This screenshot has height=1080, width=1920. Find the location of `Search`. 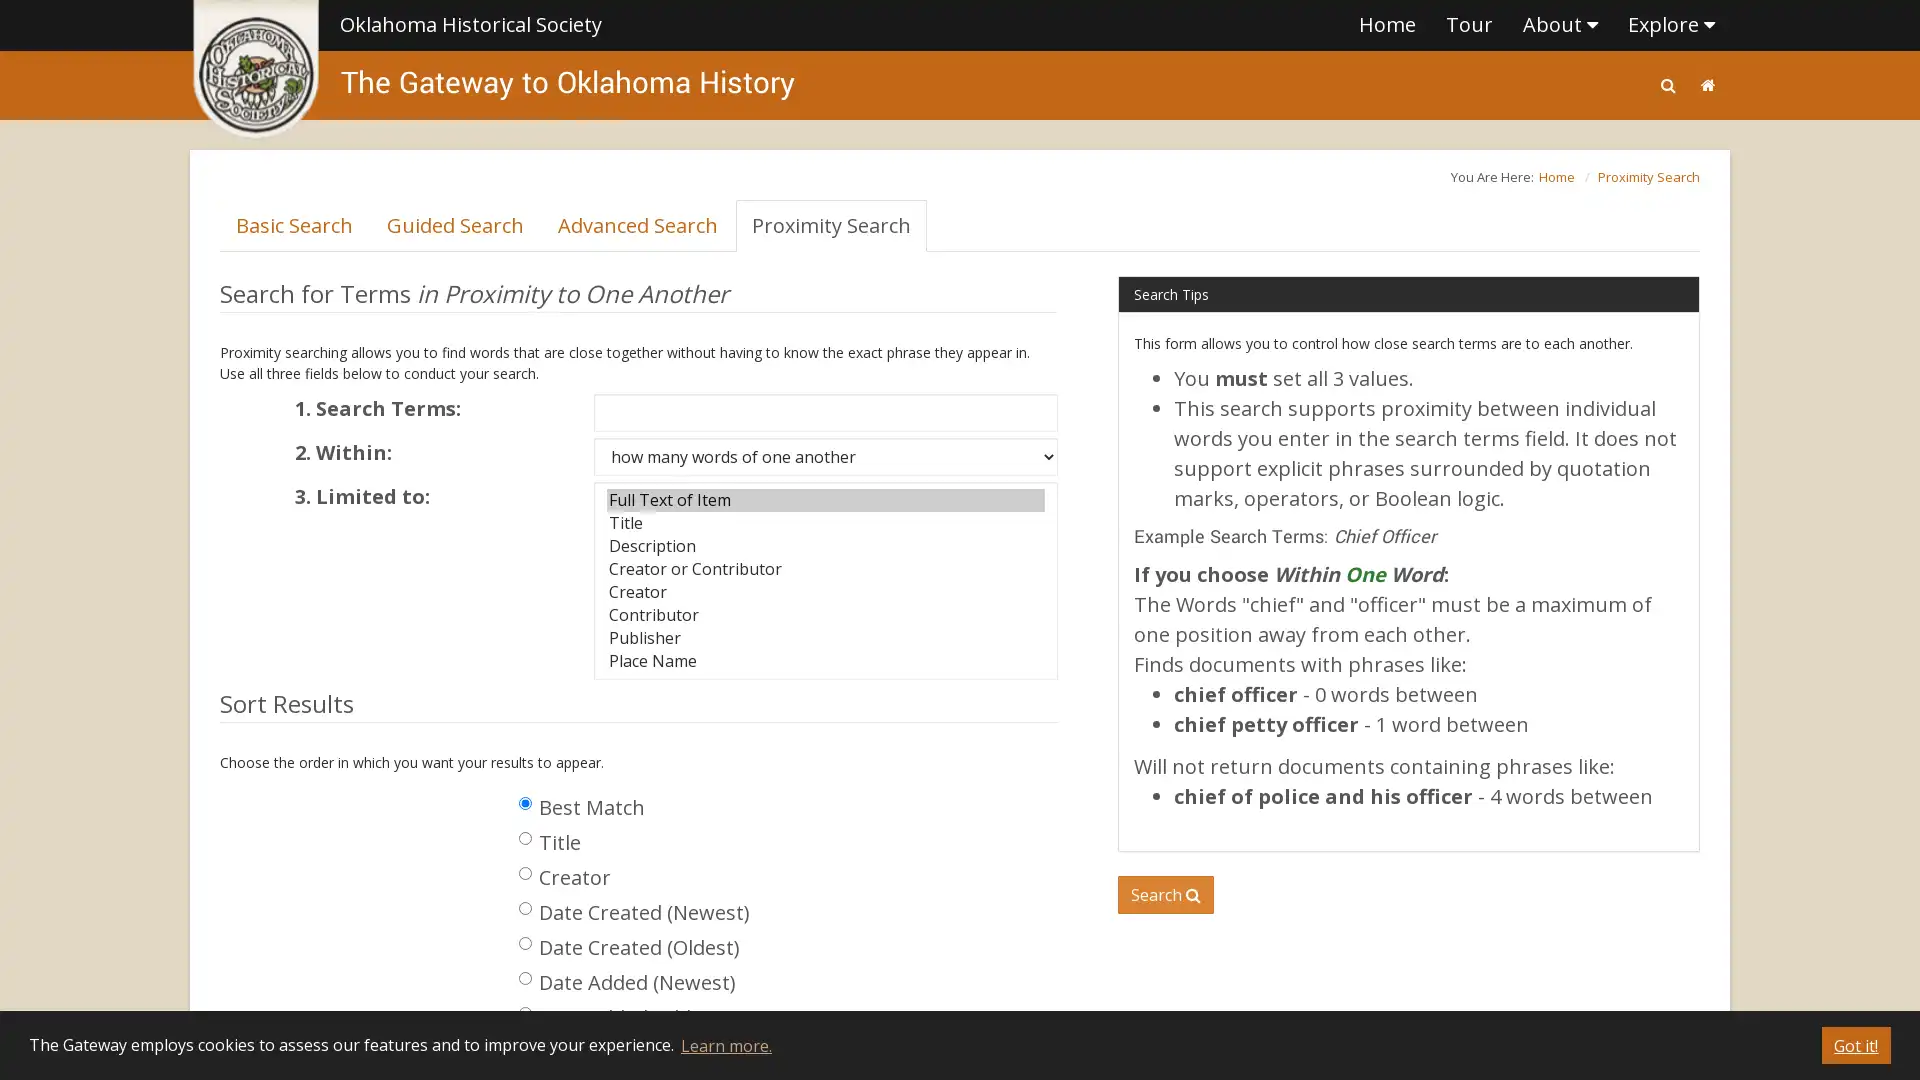

Search is located at coordinates (1166, 893).